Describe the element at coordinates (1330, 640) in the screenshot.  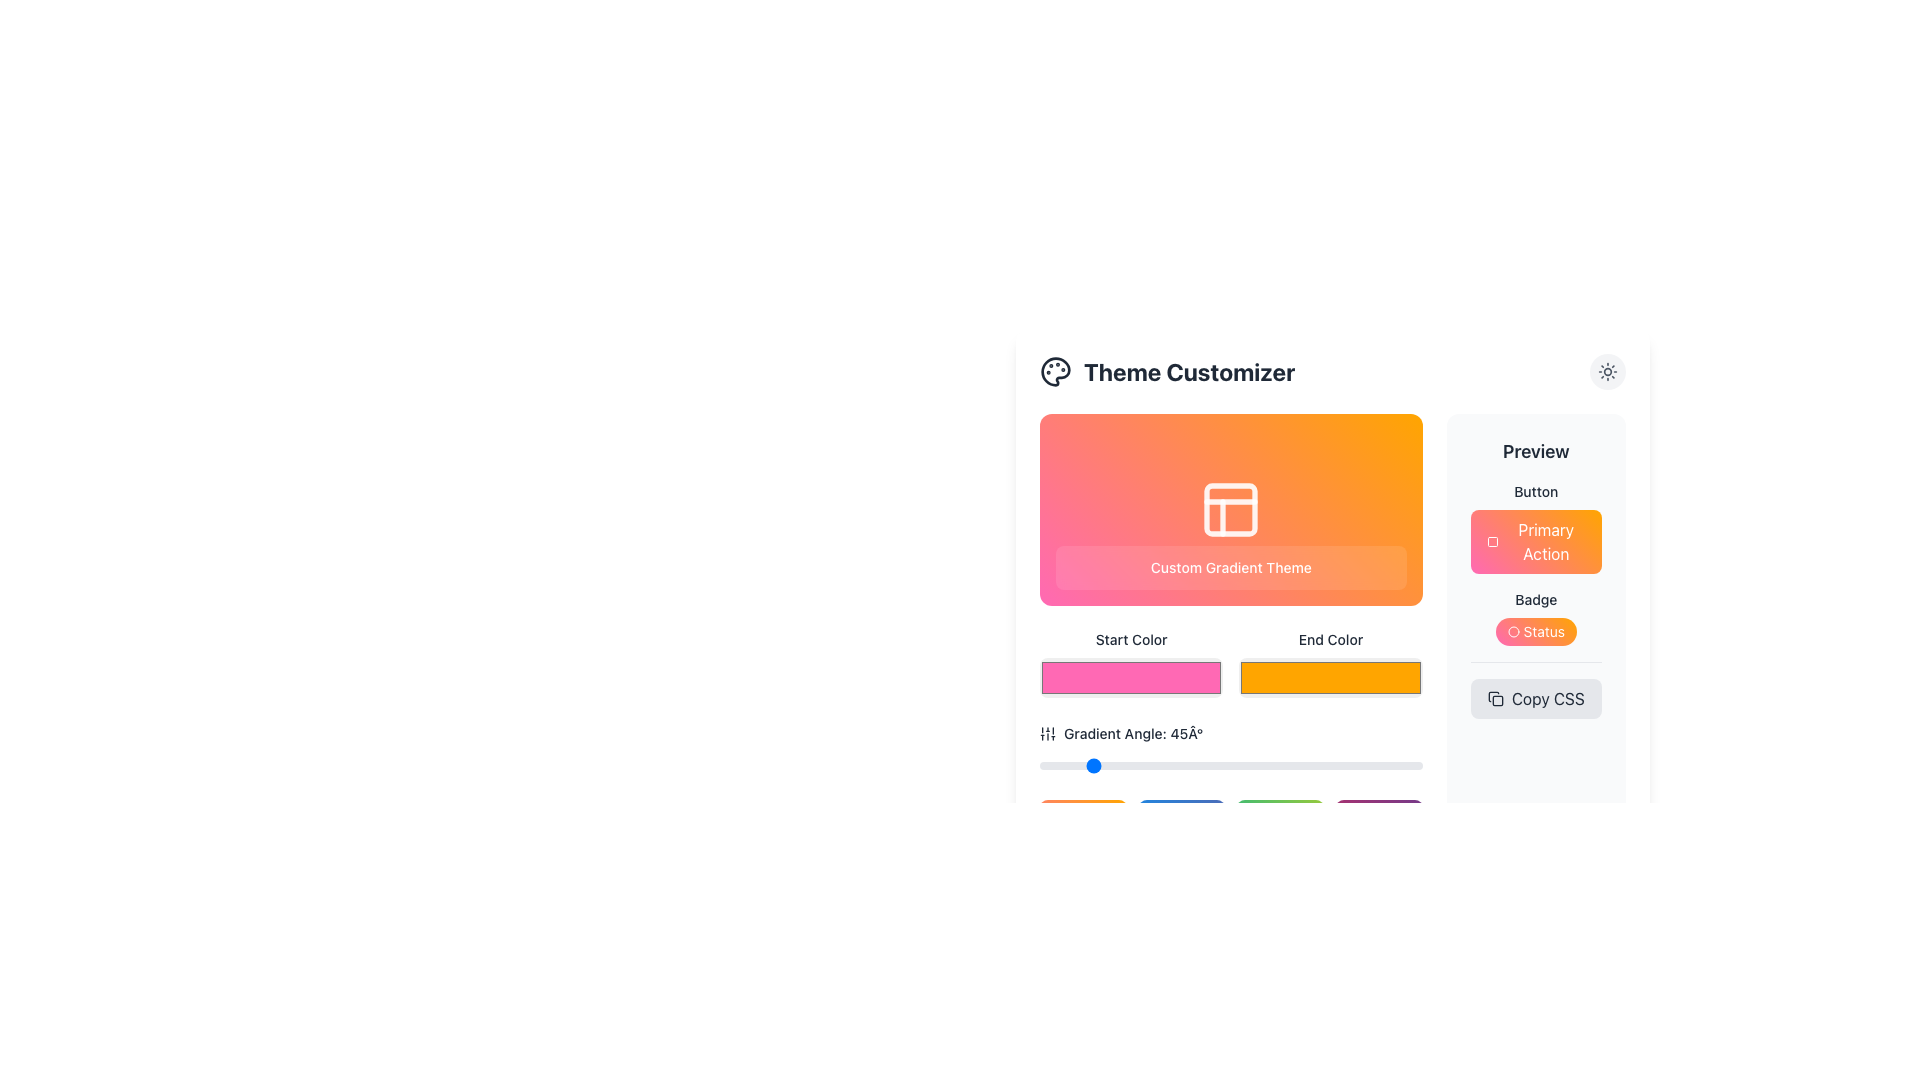
I see `the descriptive label for the 'End Color' color picker input, which is located below the 'Custom Gradient Theme' header and above the color picker input field` at that location.